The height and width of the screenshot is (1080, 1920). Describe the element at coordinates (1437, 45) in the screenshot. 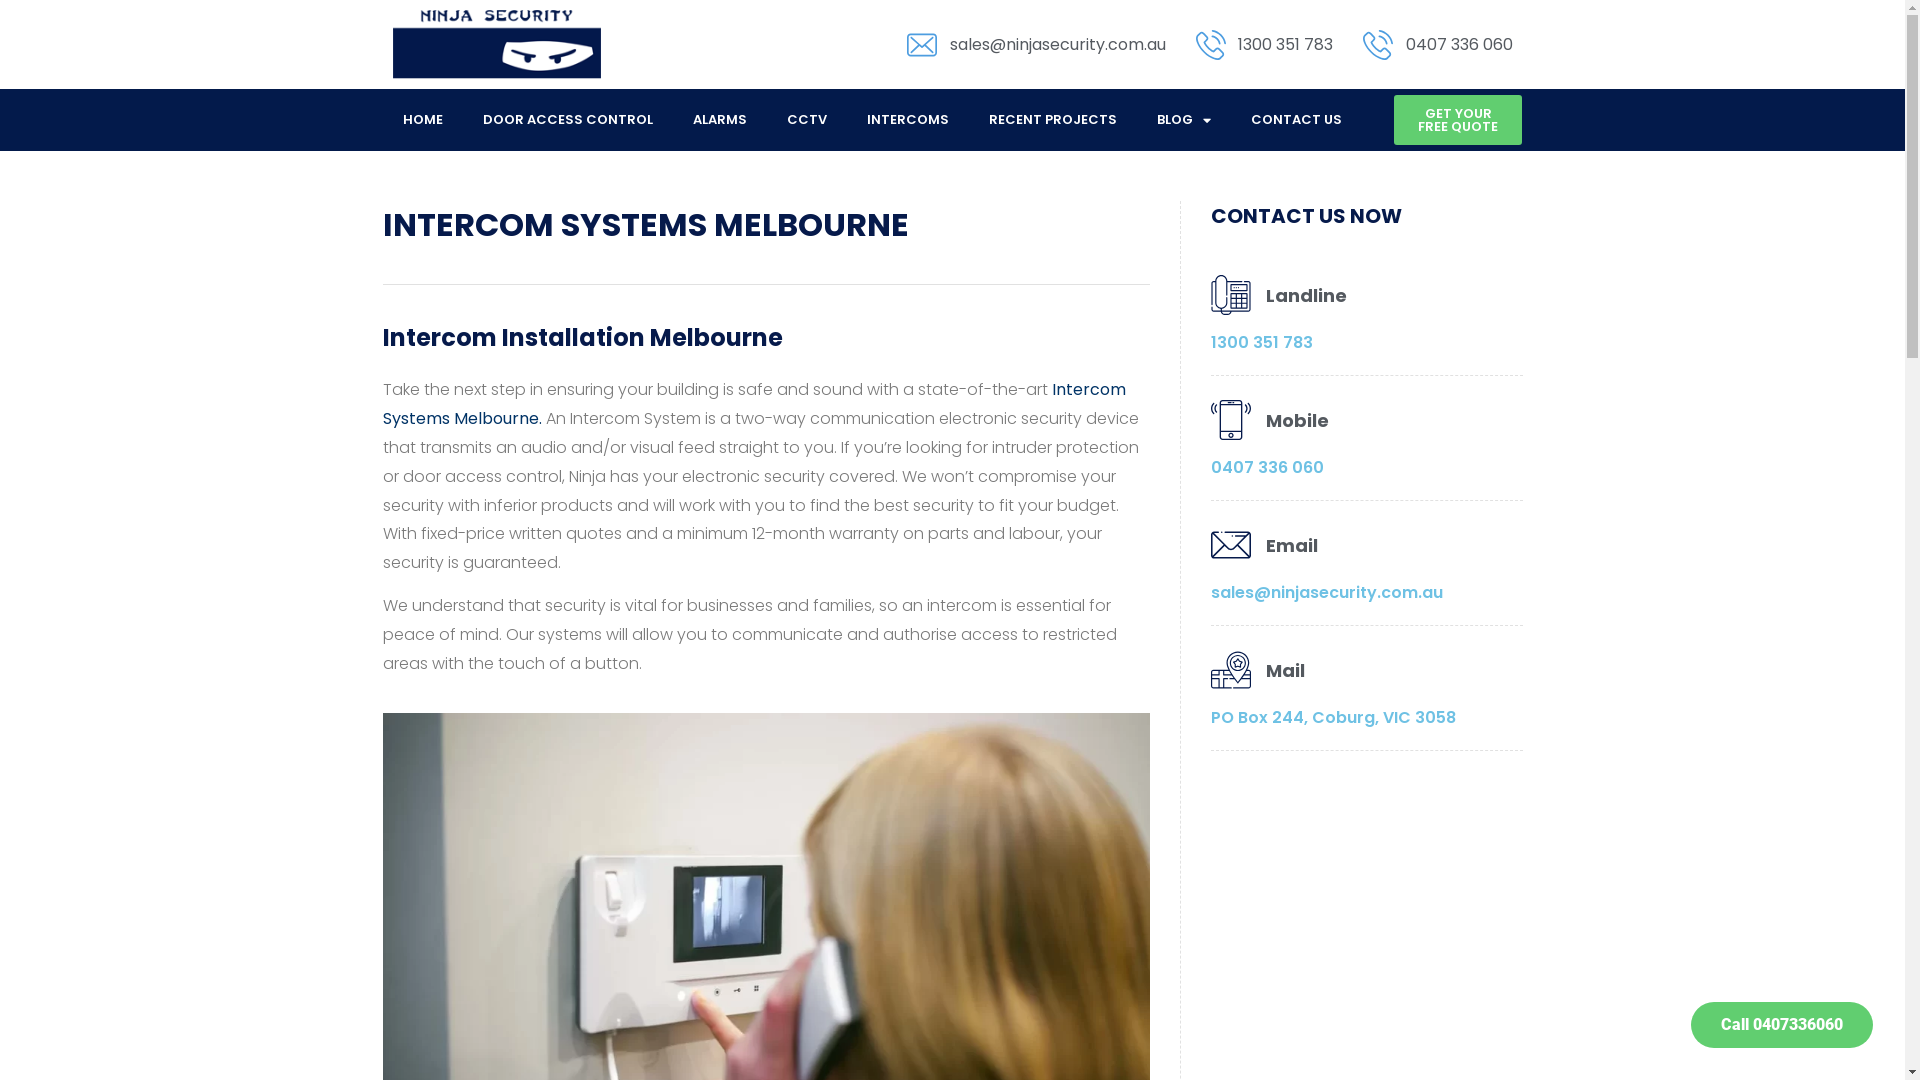

I see `'0407 336 060'` at that location.